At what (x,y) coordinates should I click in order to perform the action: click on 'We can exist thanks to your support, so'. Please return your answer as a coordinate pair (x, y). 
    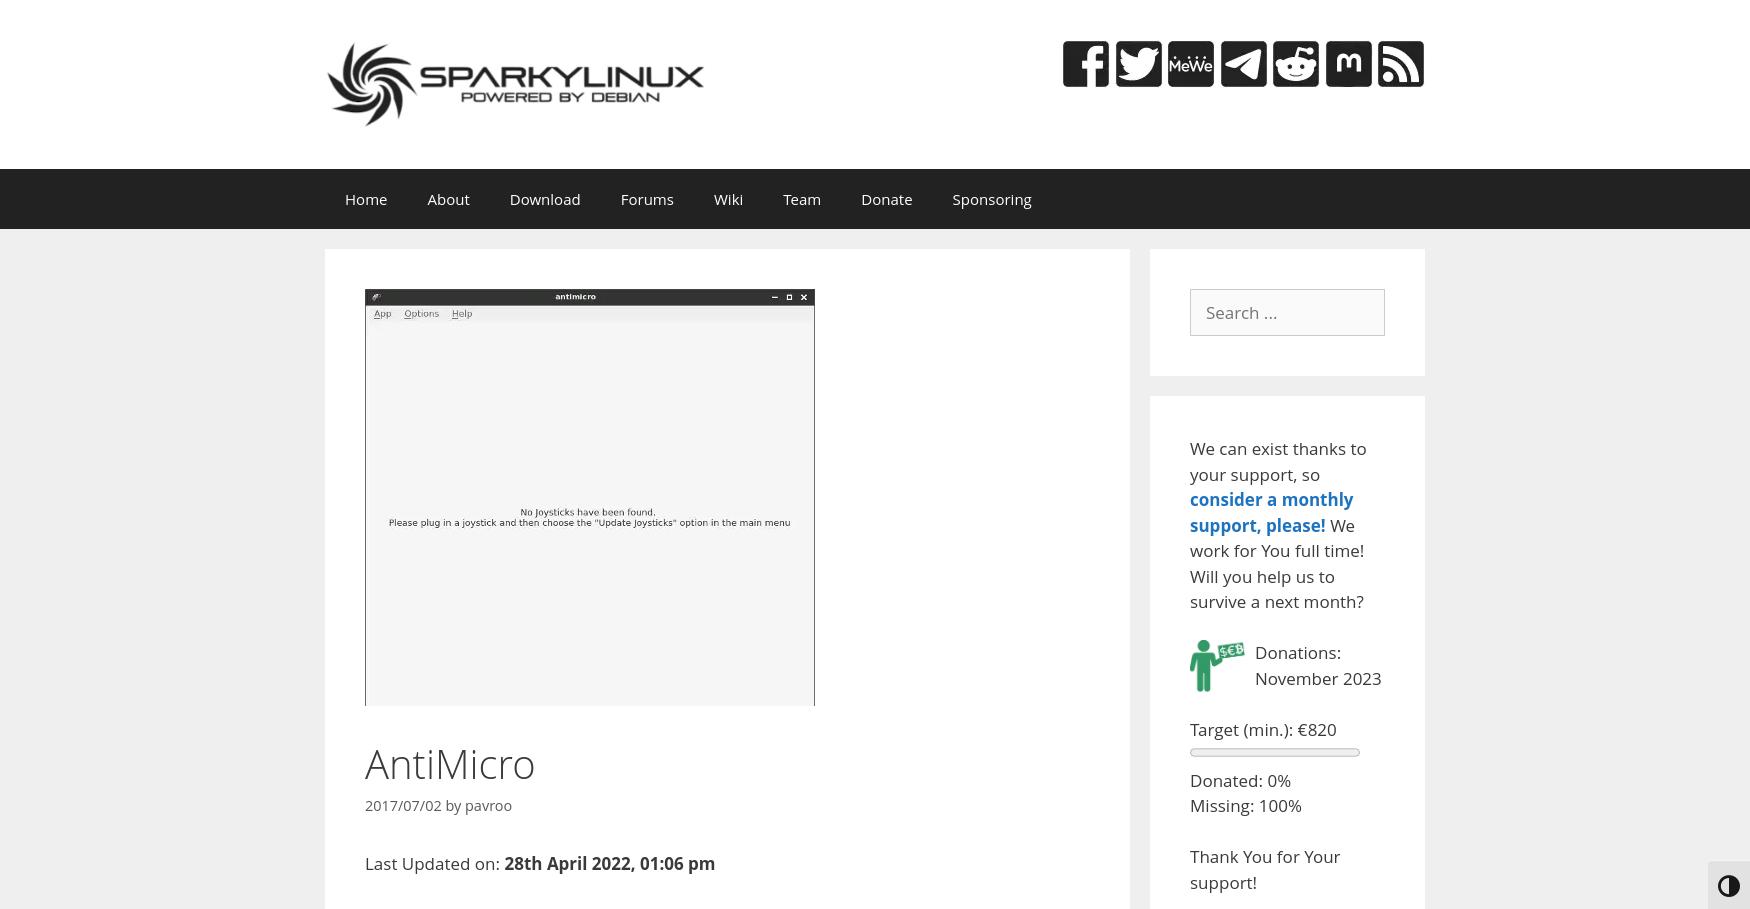
    Looking at the image, I should click on (1190, 461).